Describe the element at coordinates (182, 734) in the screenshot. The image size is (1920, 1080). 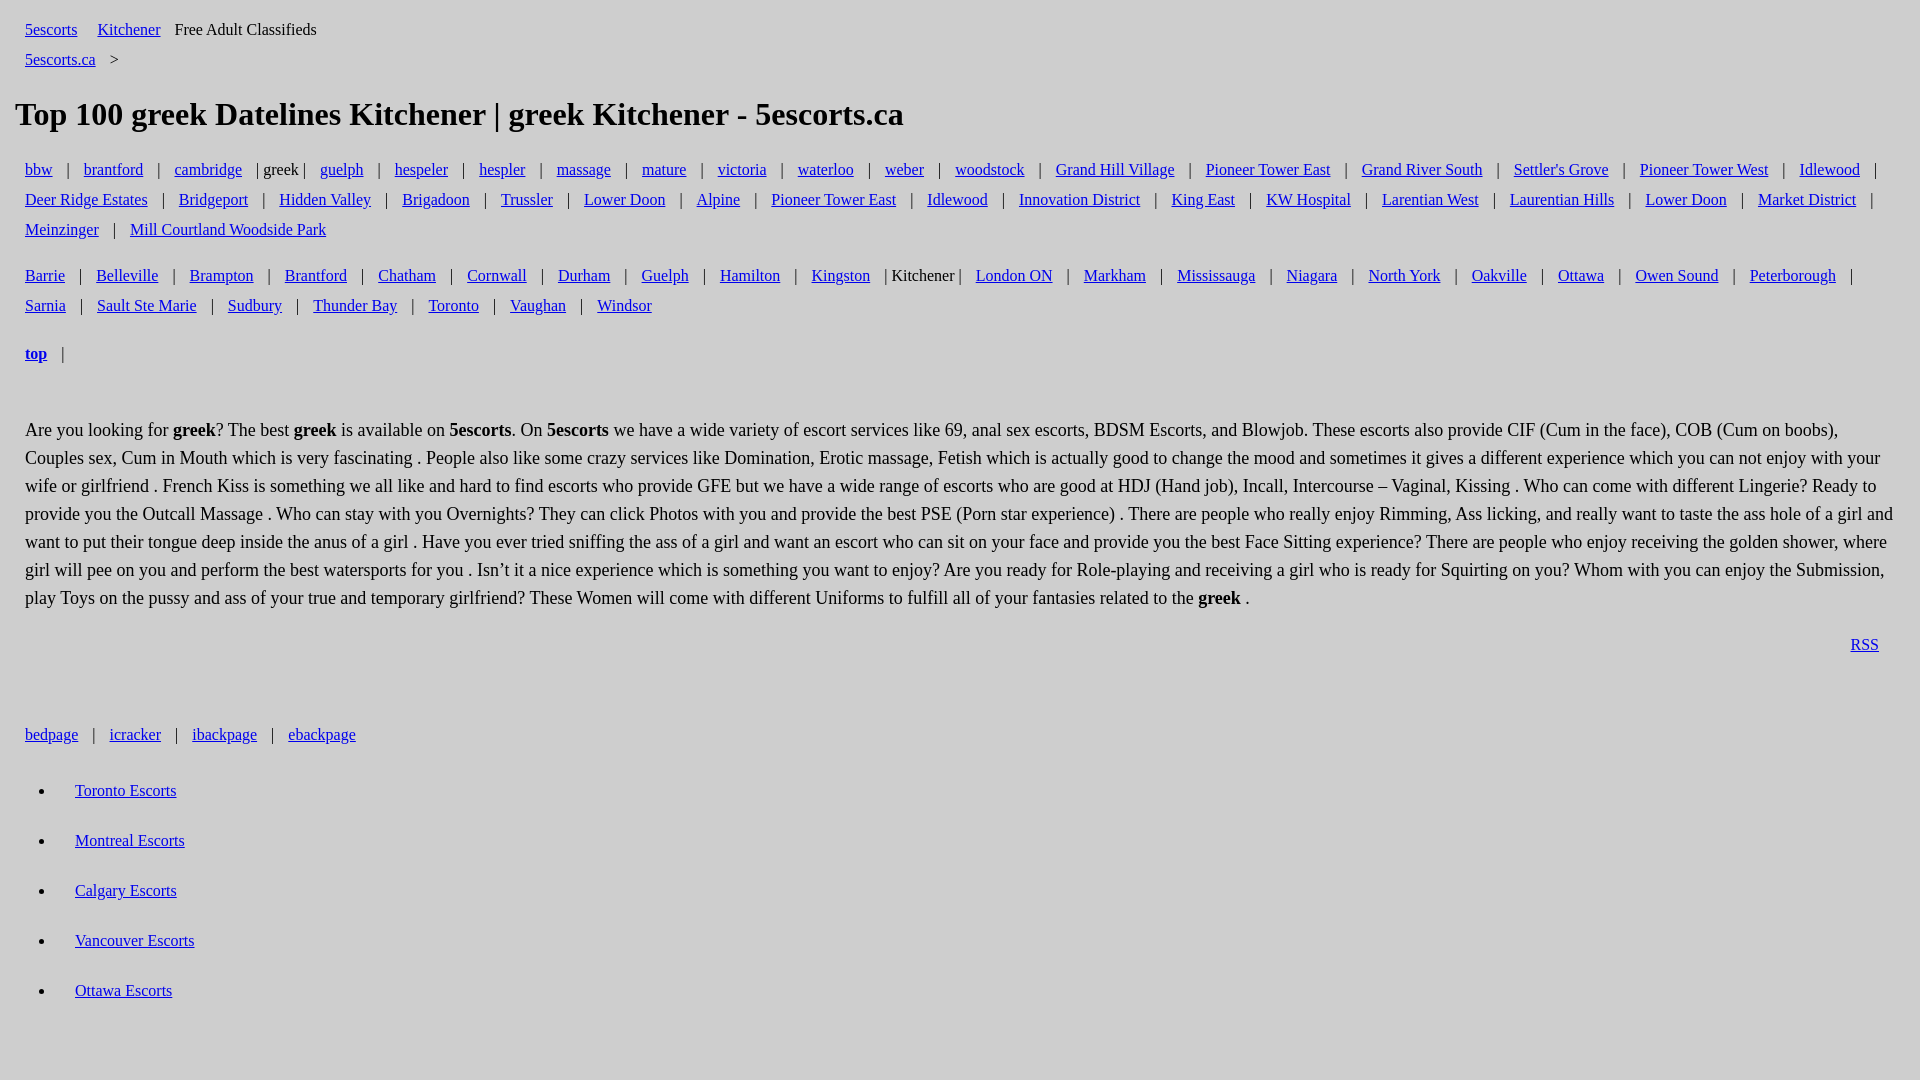
I see `'ibackpage'` at that location.